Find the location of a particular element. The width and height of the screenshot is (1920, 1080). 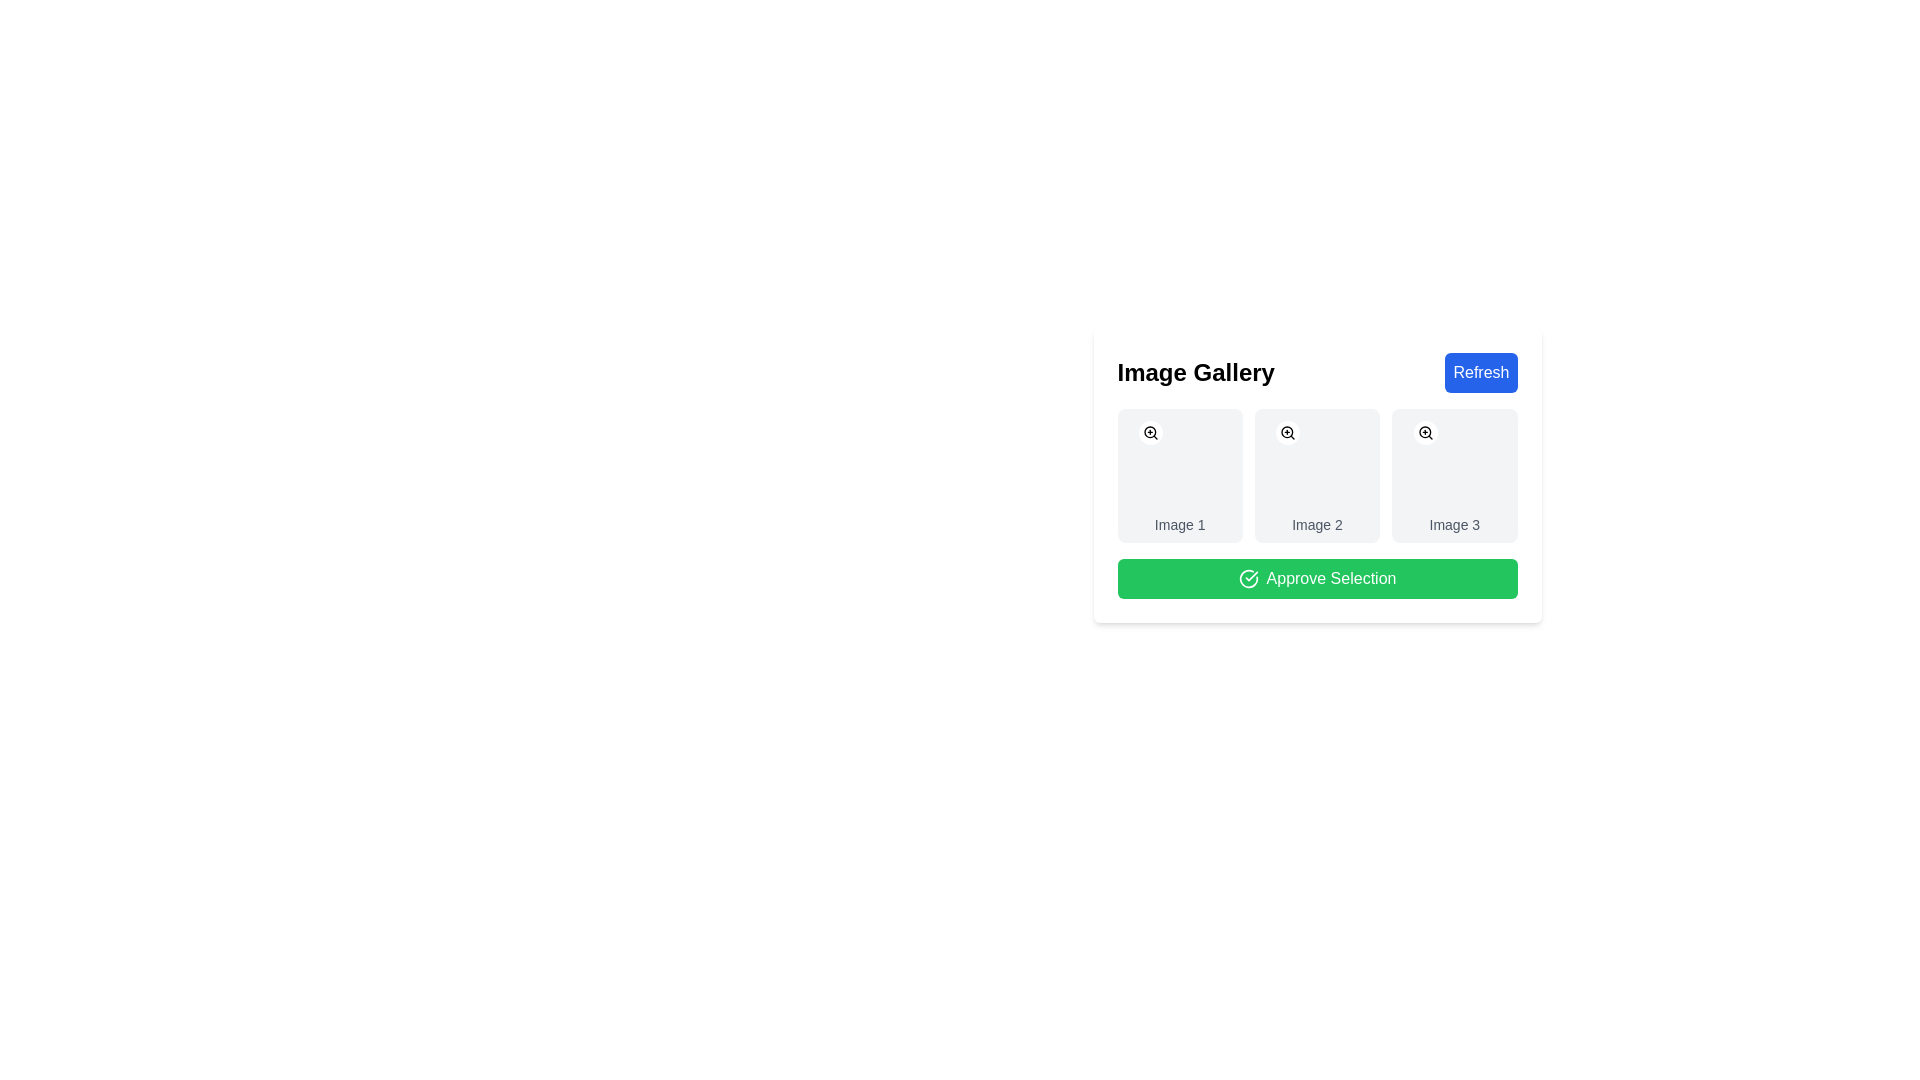

text label 'Image 2' which is displayed in a small, gray font beneath the image preview area, centered in the middle card of the row is located at coordinates (1317, 523).